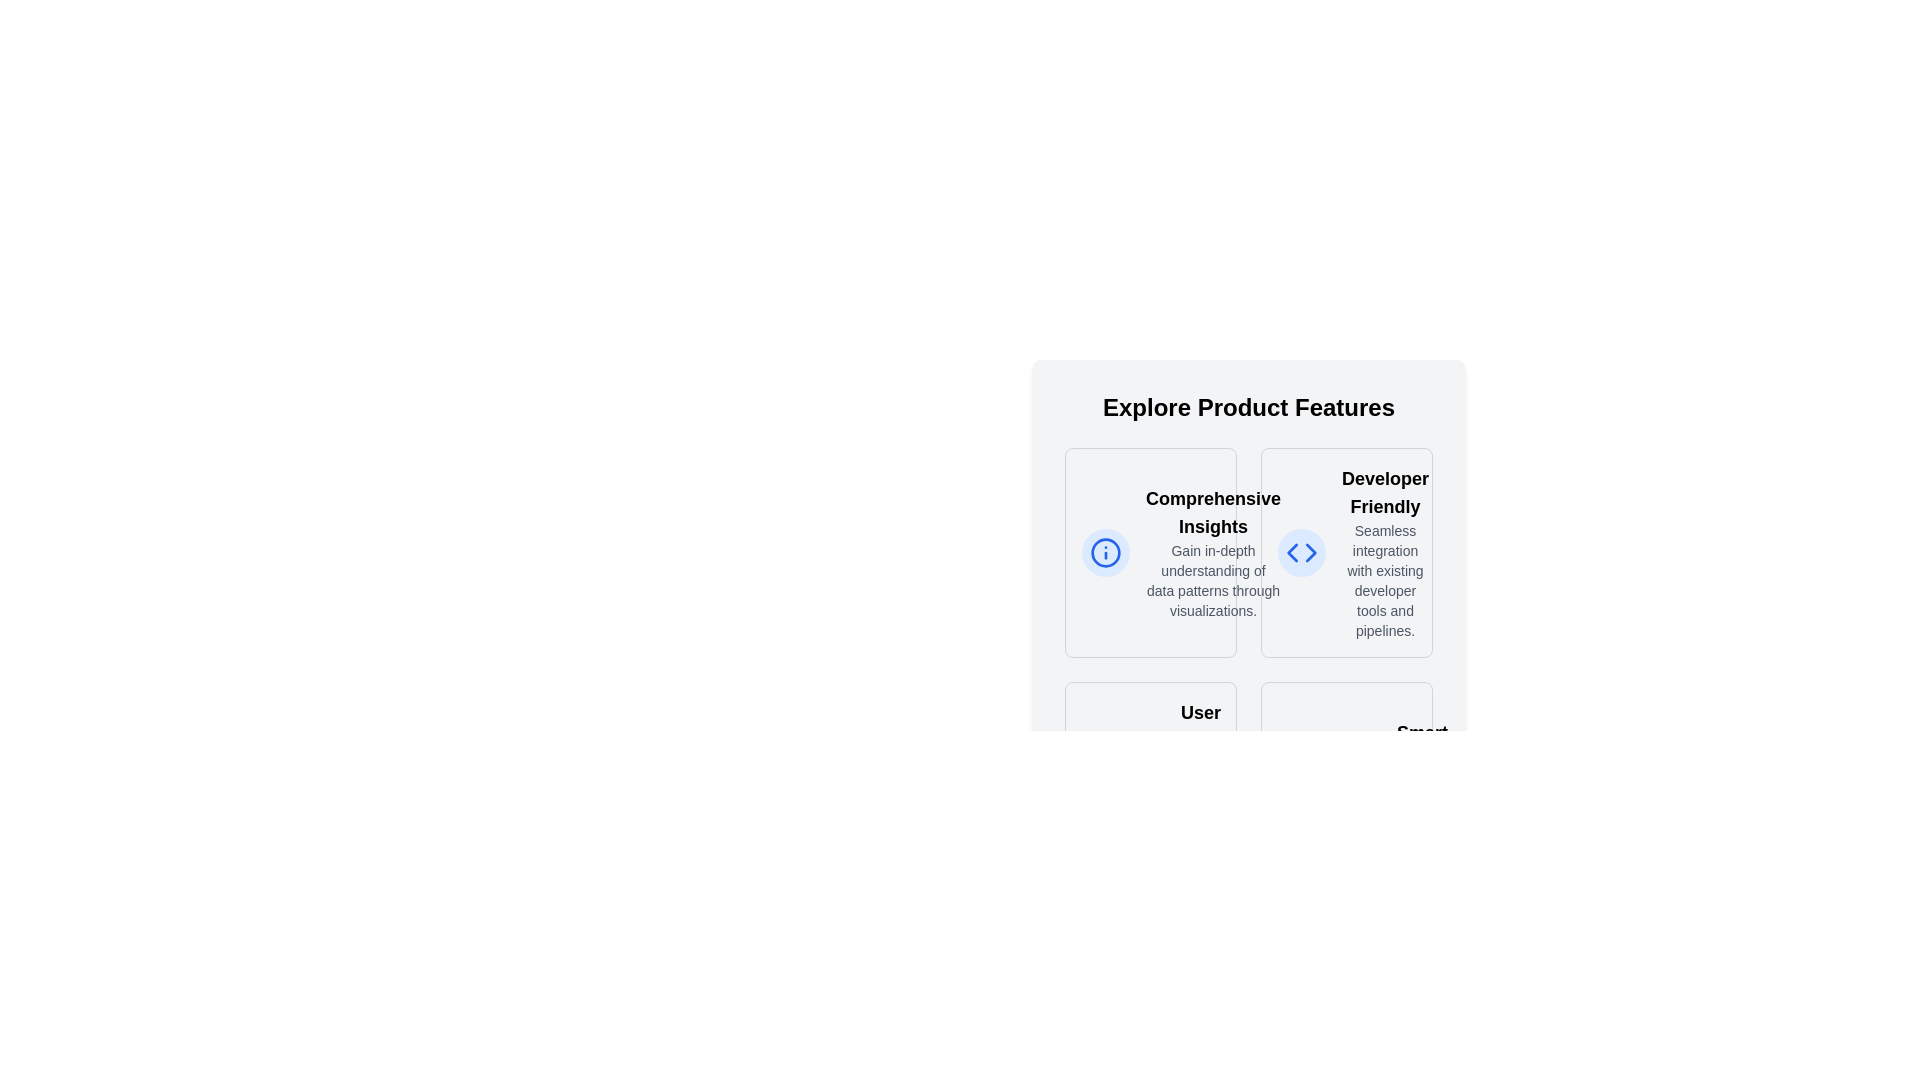 Image resolution: width=1920 pixels, height=1080 pixels. I want to click on the developer tools icon in the 'Developer Friendly' card, so click(1301, 552).